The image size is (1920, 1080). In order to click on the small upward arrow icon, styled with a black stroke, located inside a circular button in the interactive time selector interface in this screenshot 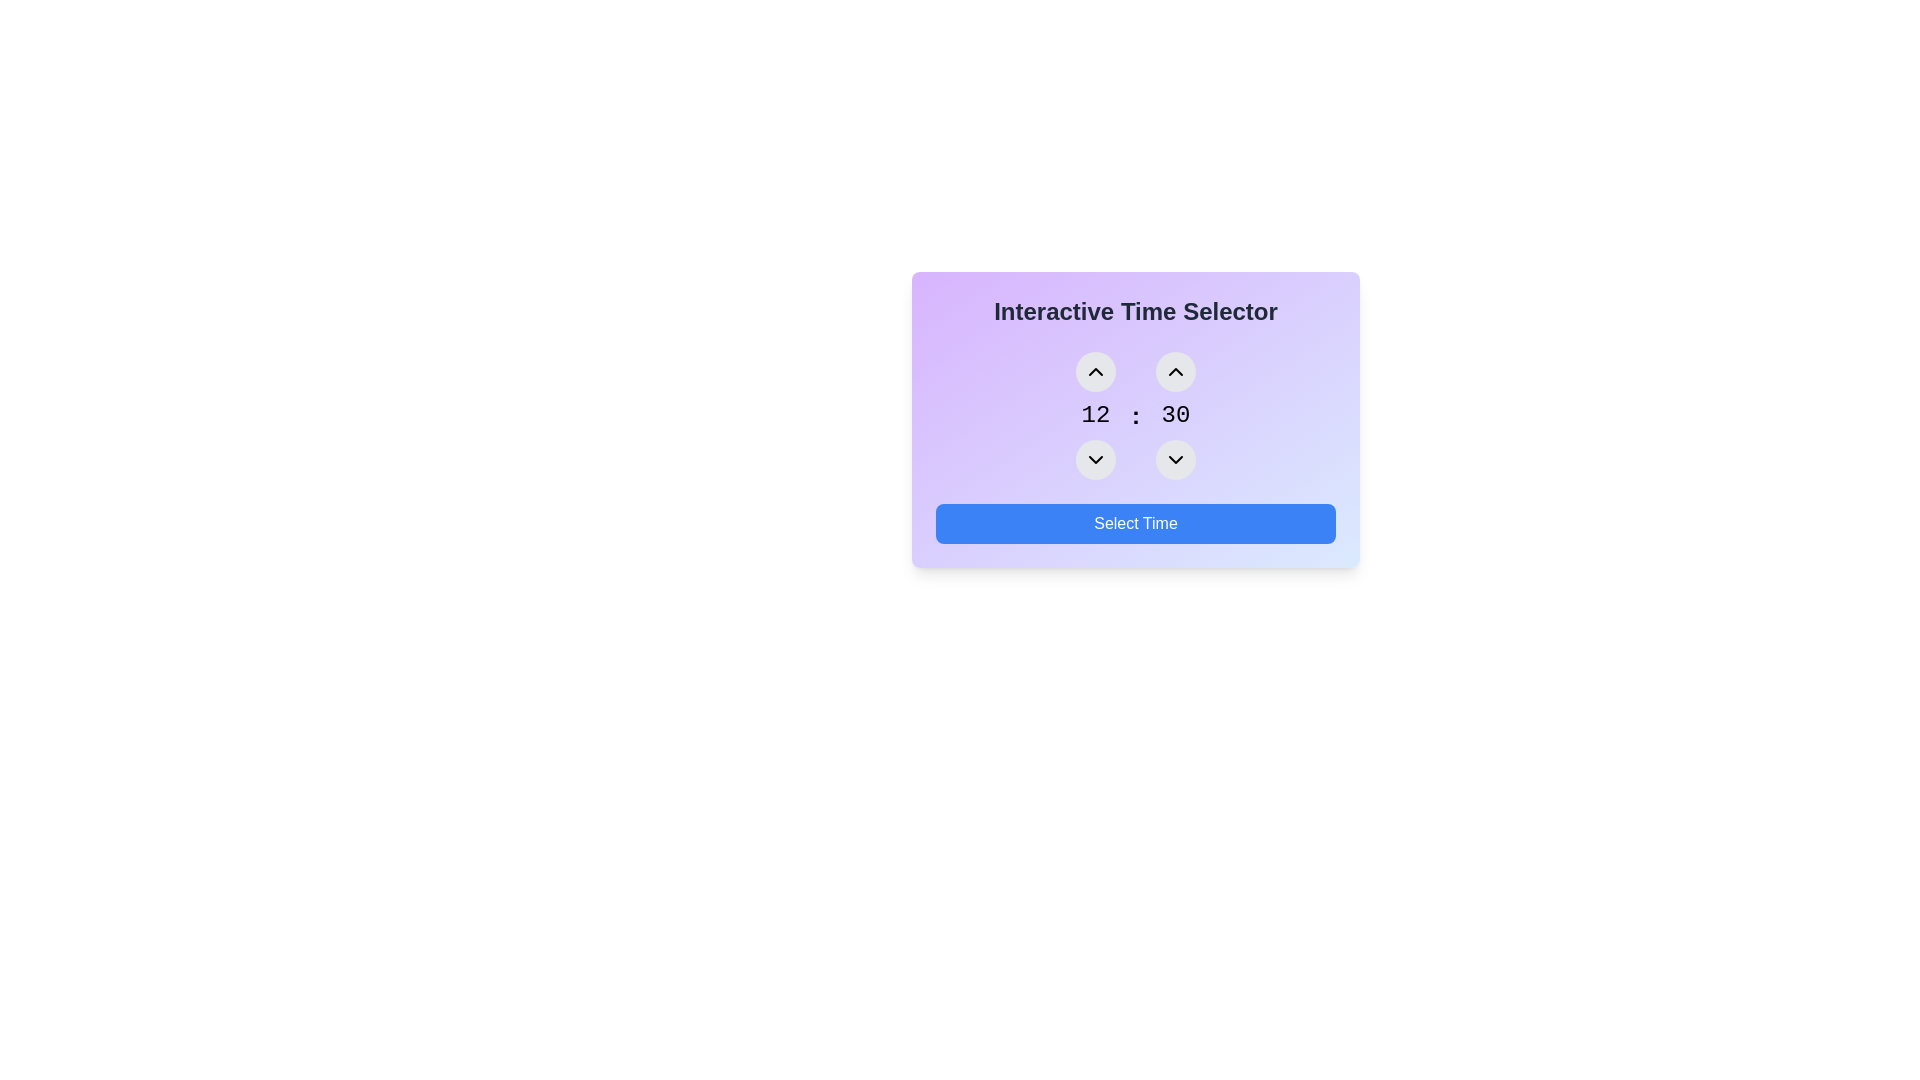, I will do `click(1176, 371)`.